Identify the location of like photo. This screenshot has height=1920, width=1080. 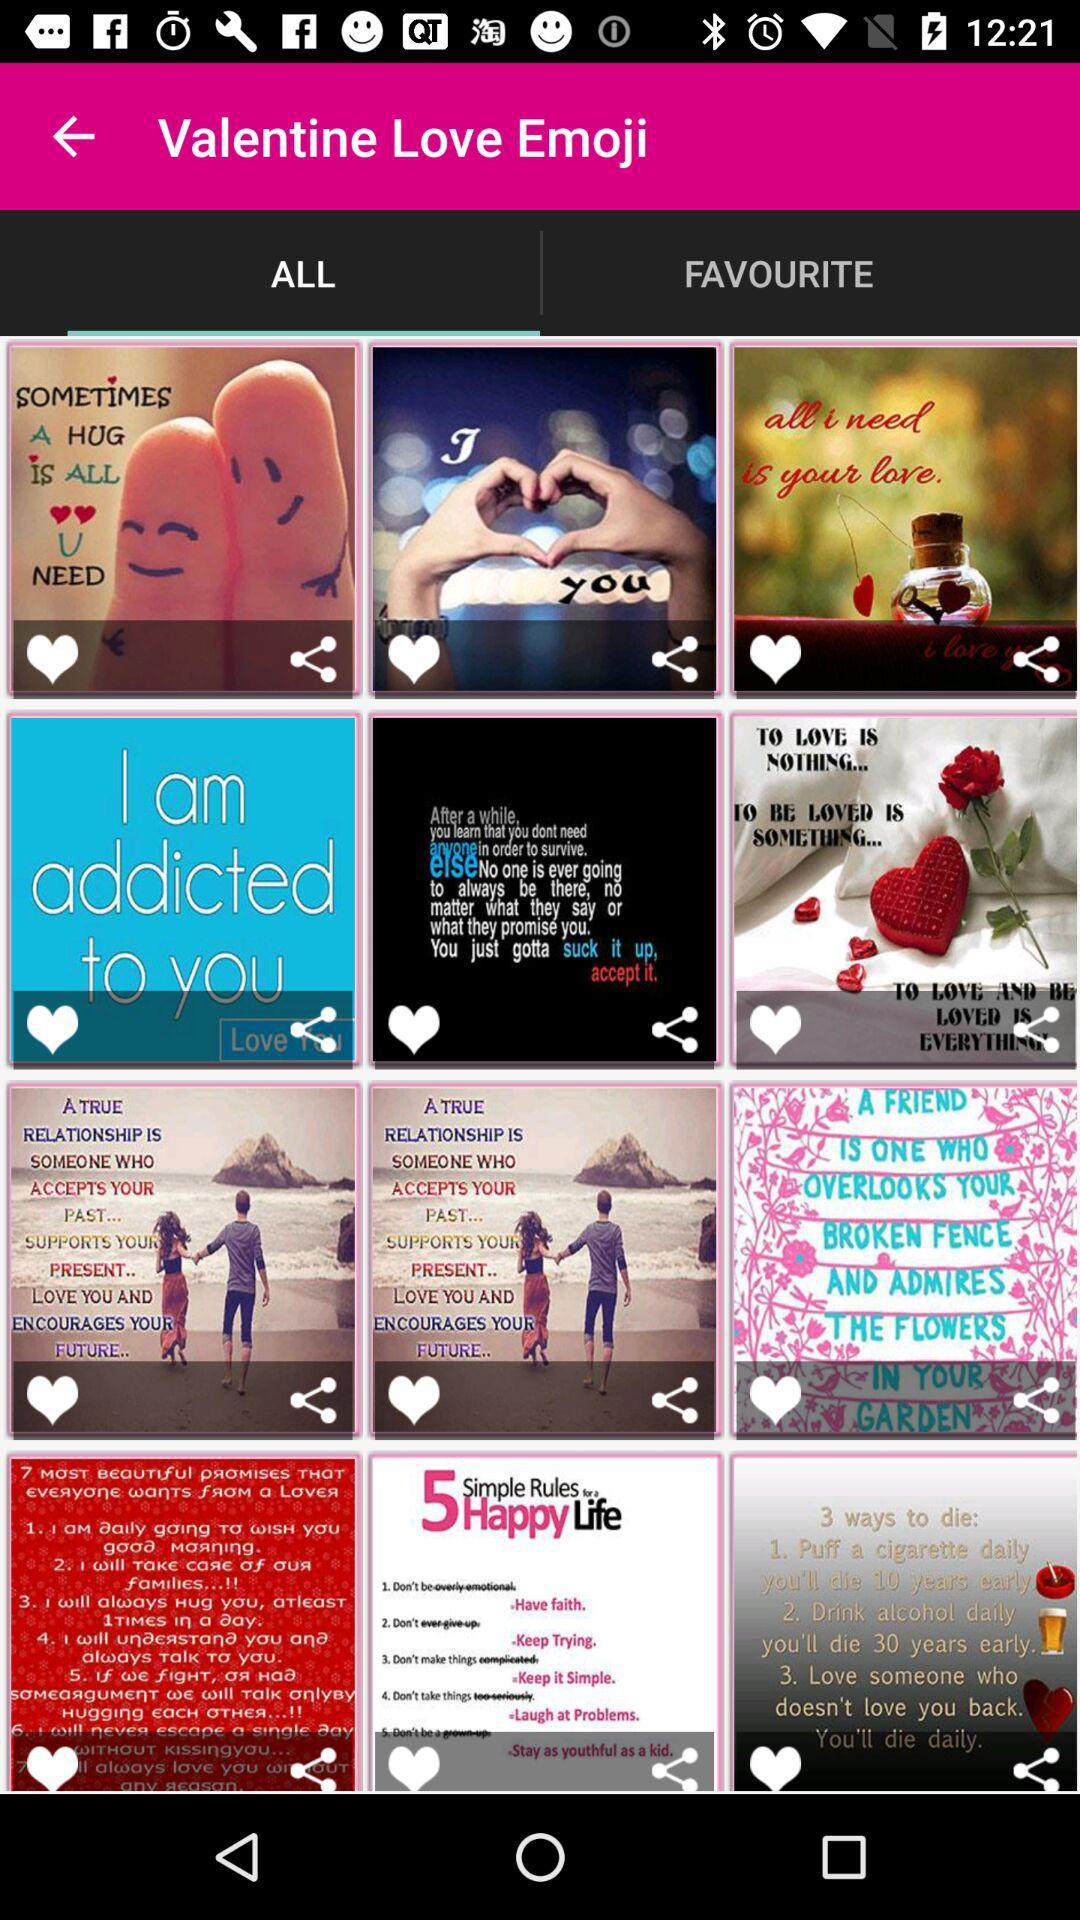
(774, 1399).